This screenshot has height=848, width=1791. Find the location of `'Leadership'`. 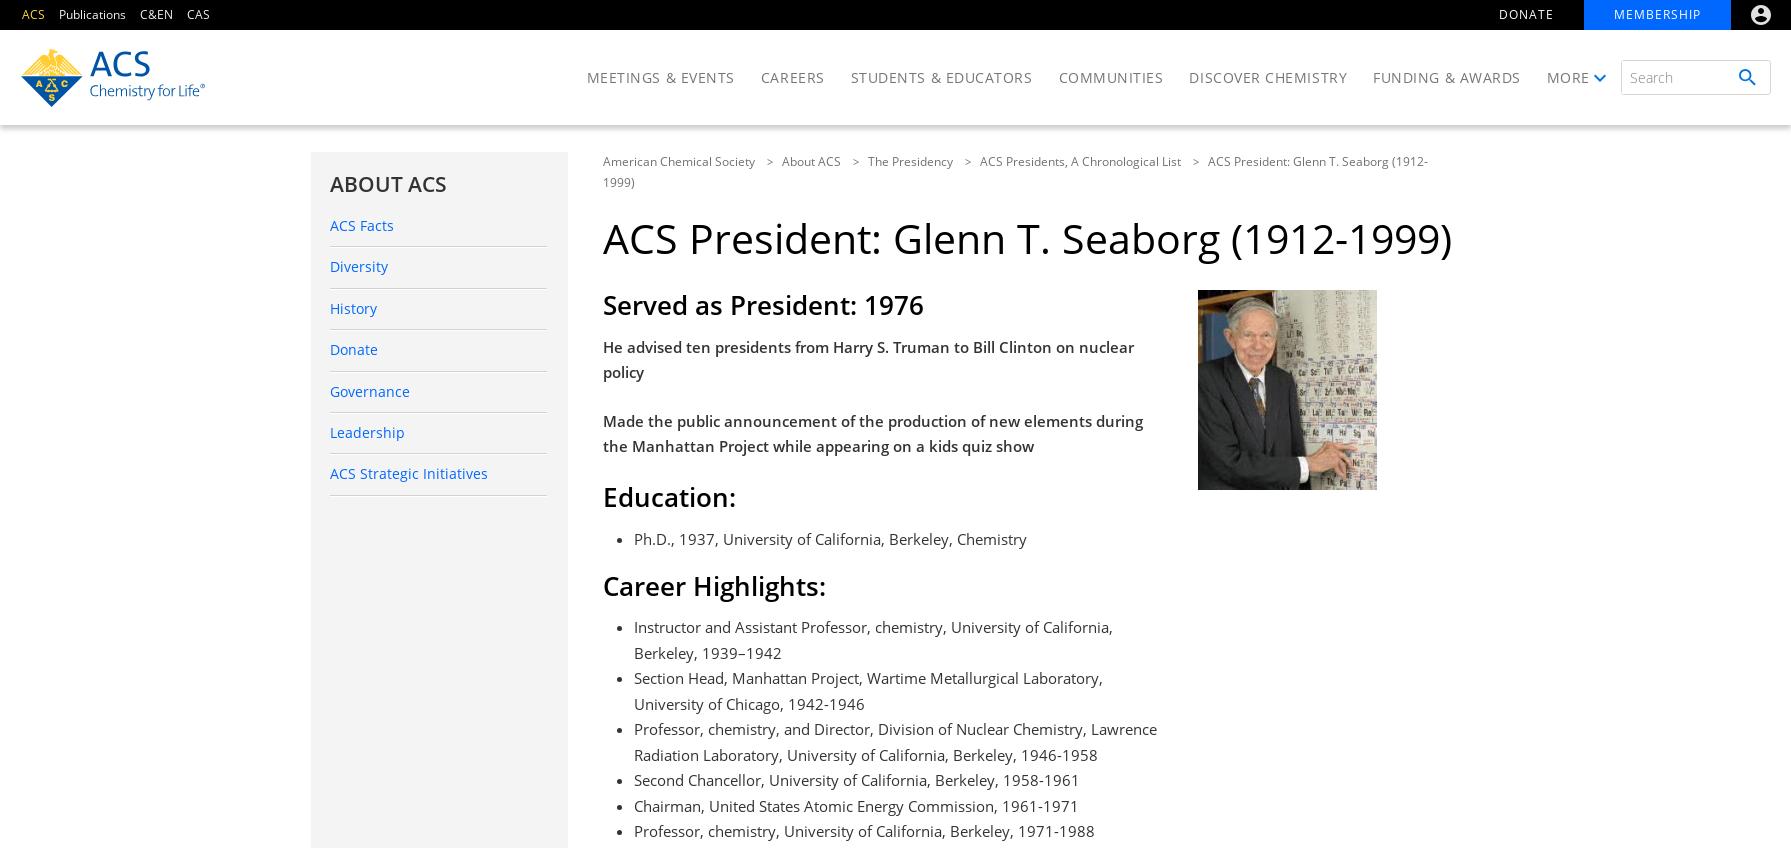

'Leadership' is located at coordinates (366, 430).